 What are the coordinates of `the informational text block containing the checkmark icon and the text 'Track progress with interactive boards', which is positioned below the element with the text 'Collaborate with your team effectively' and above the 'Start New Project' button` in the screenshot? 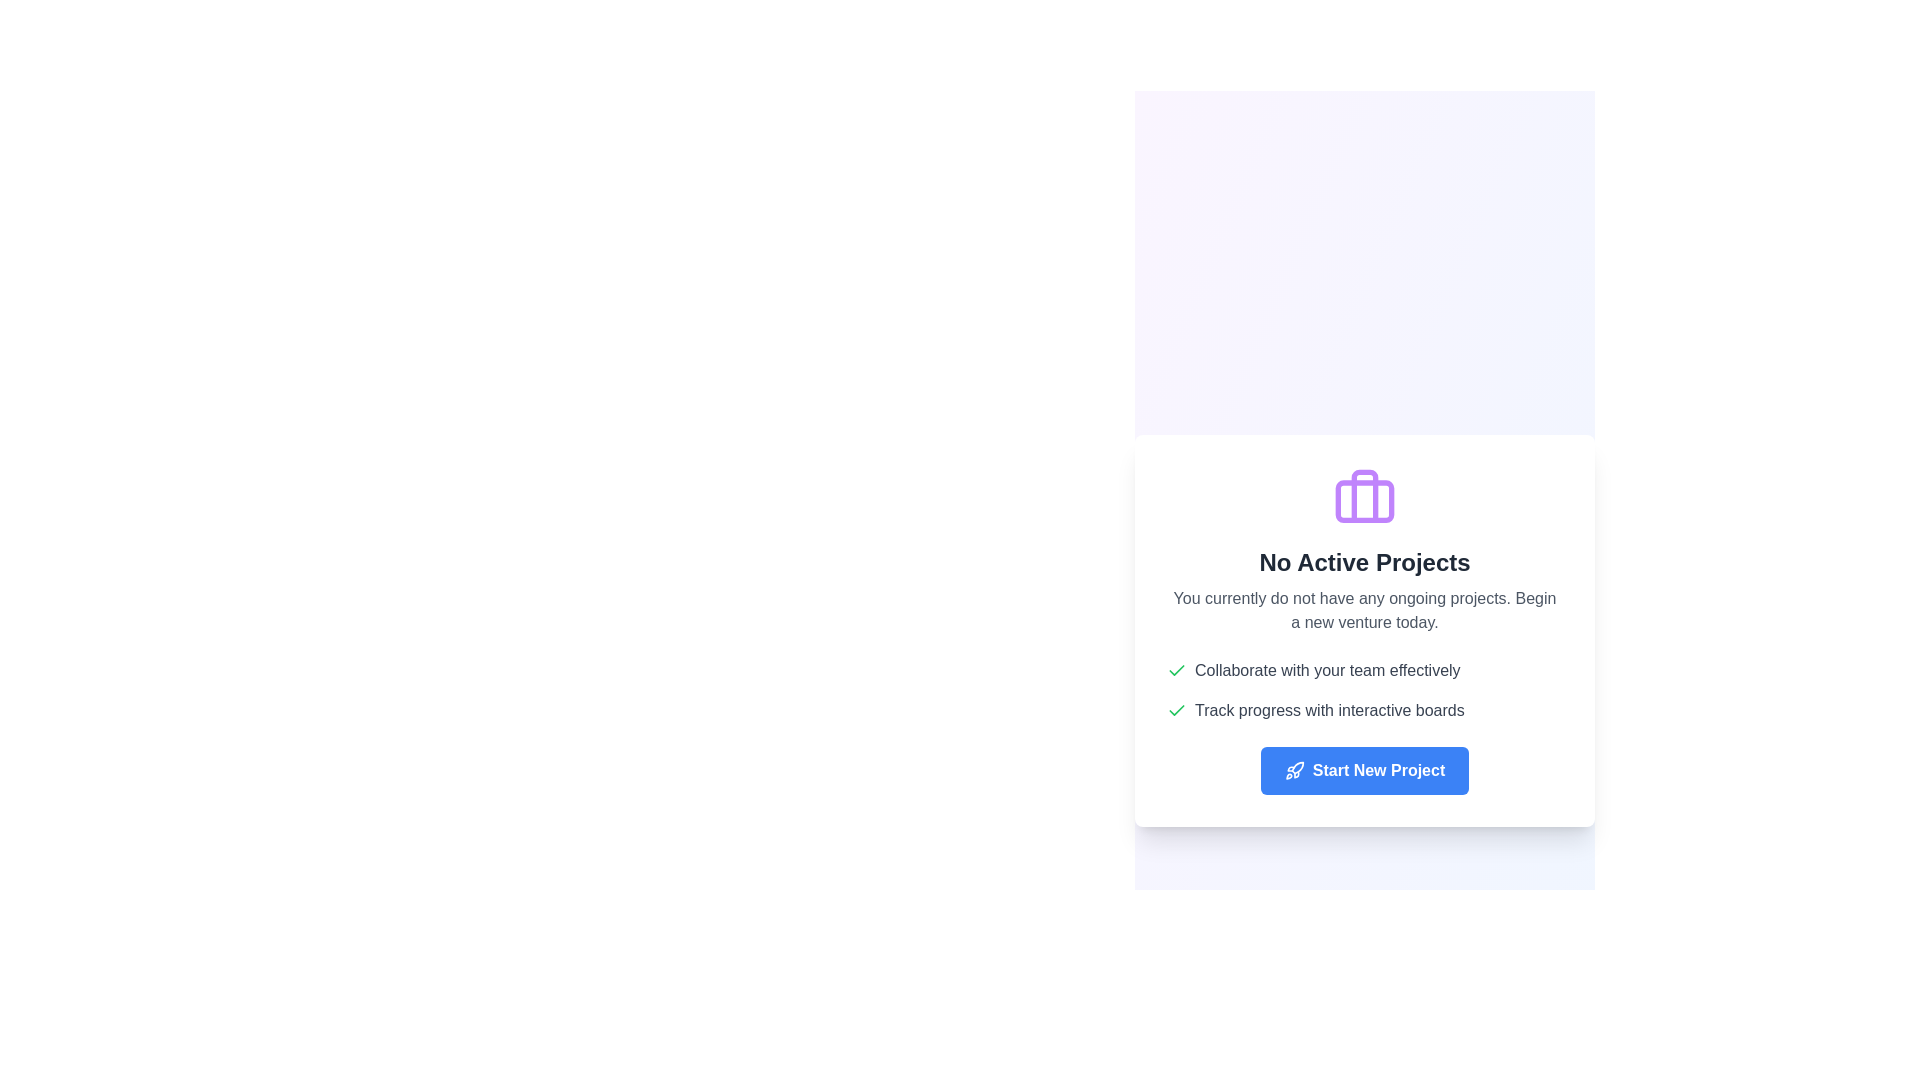 It's located at (1363, 709).